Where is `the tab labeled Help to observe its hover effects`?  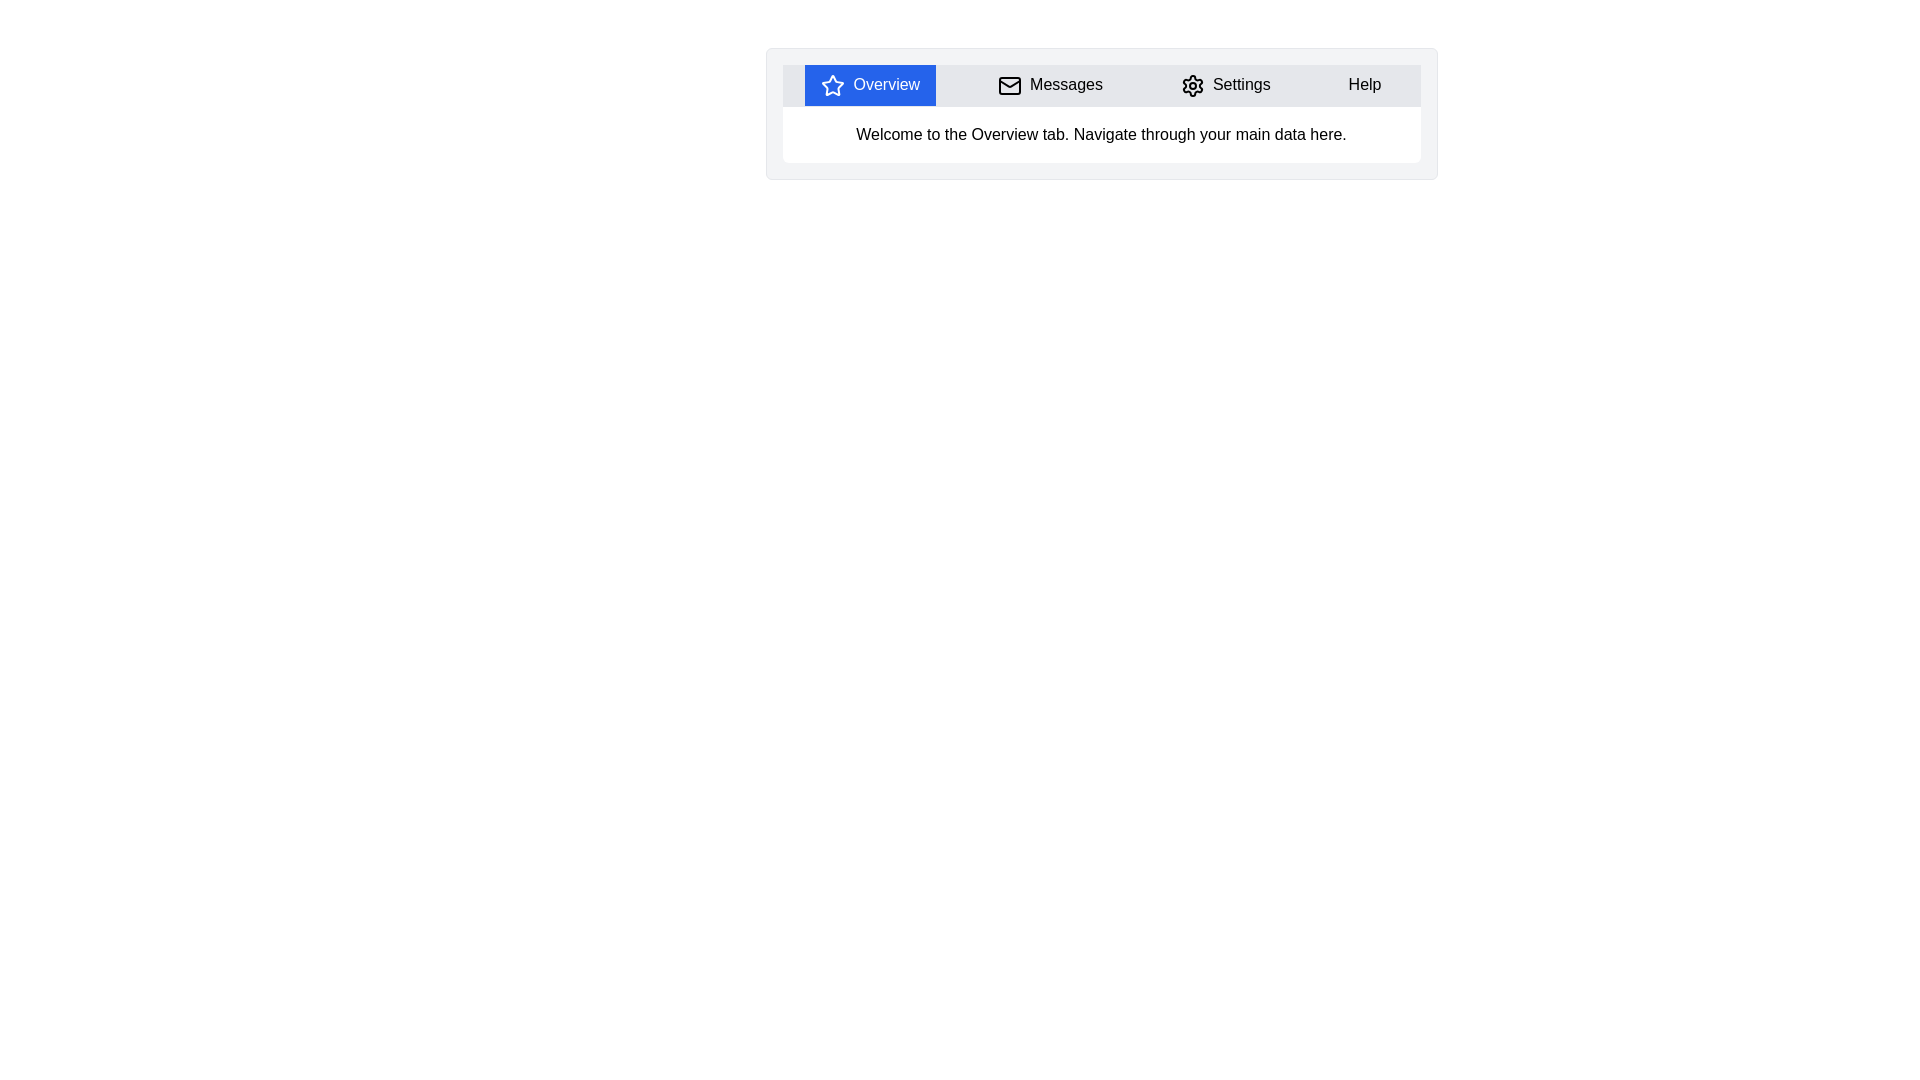 the tab labeled Help to observe its hover effects is located at coordinates (1364, 84).